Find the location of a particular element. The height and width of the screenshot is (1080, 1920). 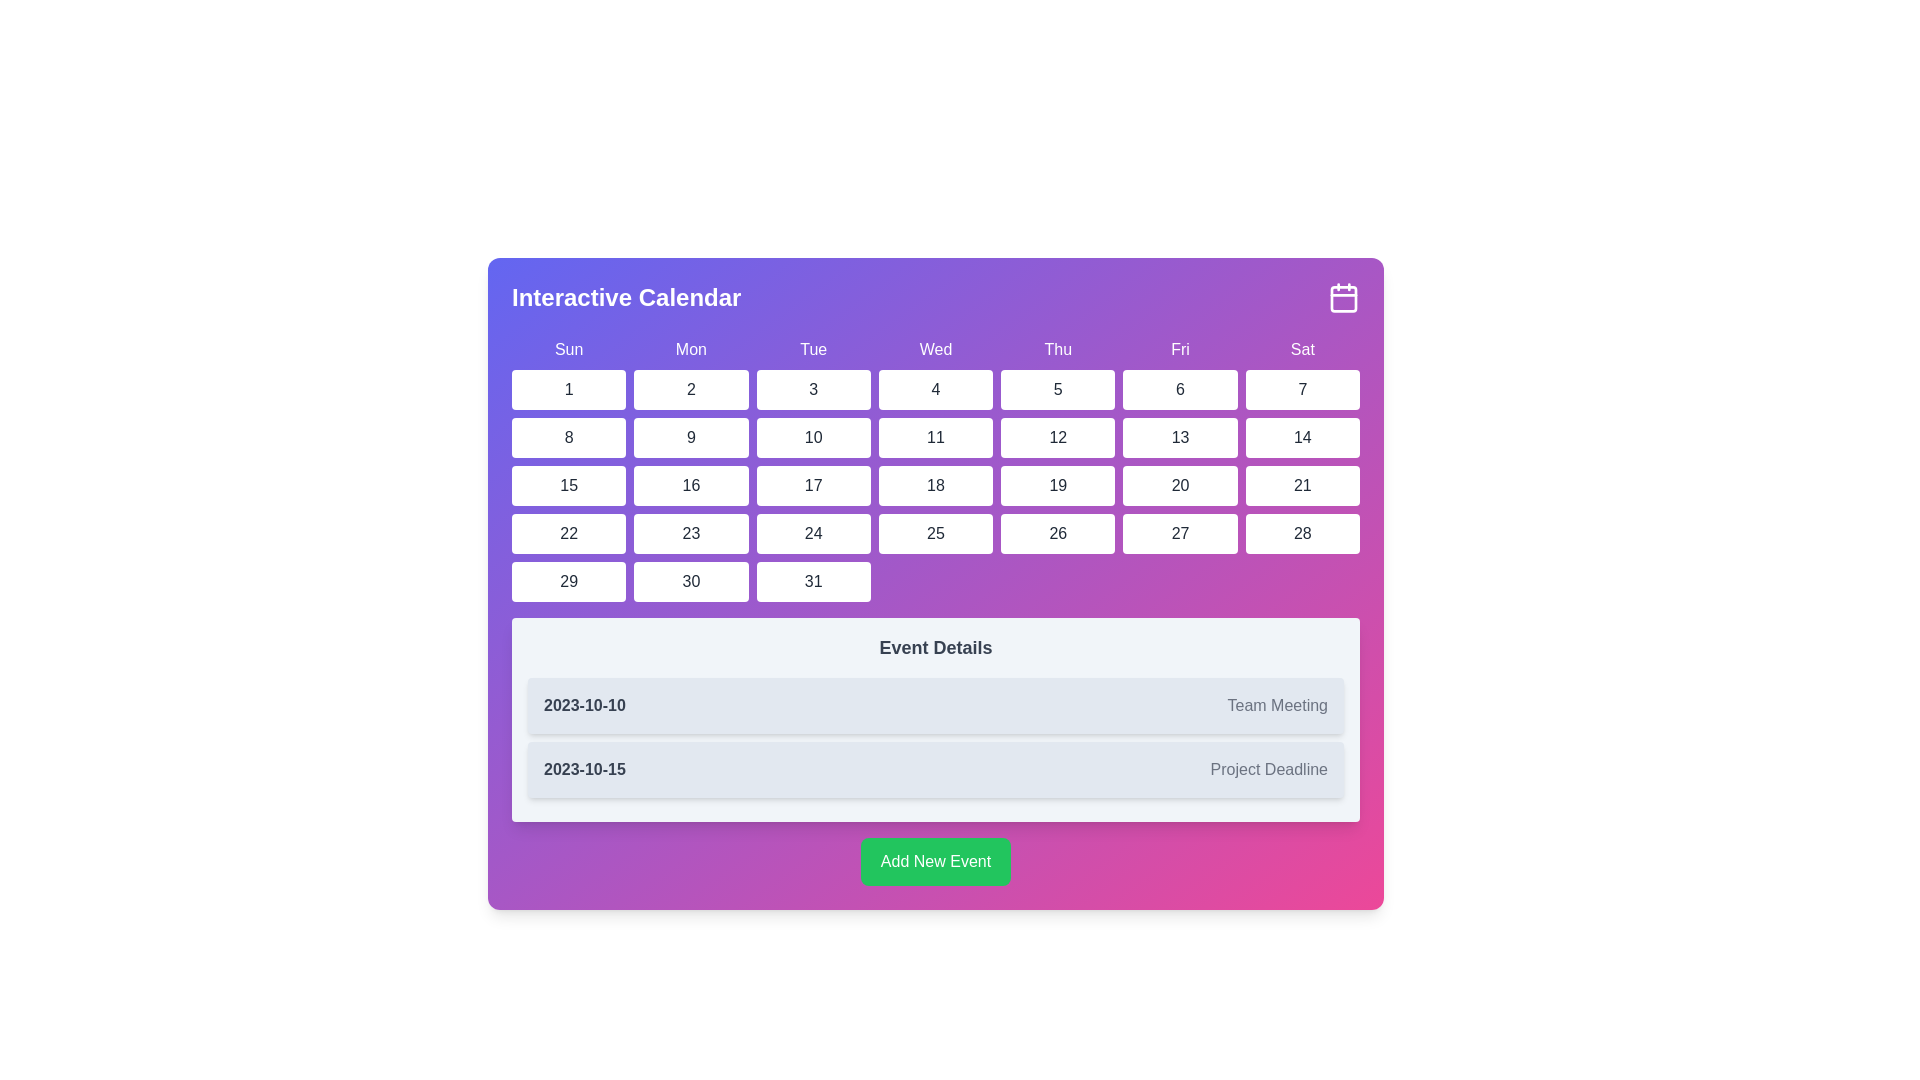

the static text label for Tuesday, which is the third header item in the calendar grid, positioned between 'Mon' and 'Wed' is located at coordinates (813, 349).